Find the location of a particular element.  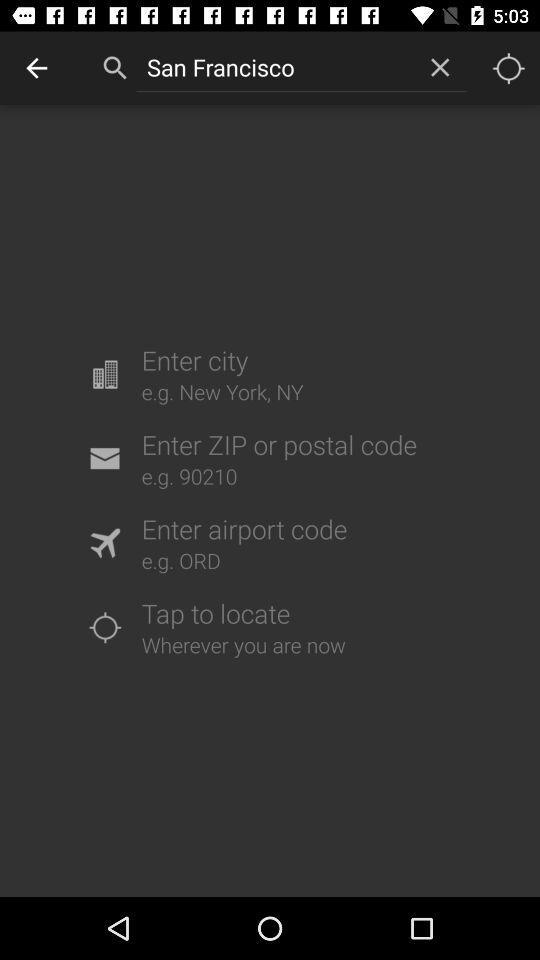

the item above enter zip or icon is located at coordinates (440, 67).